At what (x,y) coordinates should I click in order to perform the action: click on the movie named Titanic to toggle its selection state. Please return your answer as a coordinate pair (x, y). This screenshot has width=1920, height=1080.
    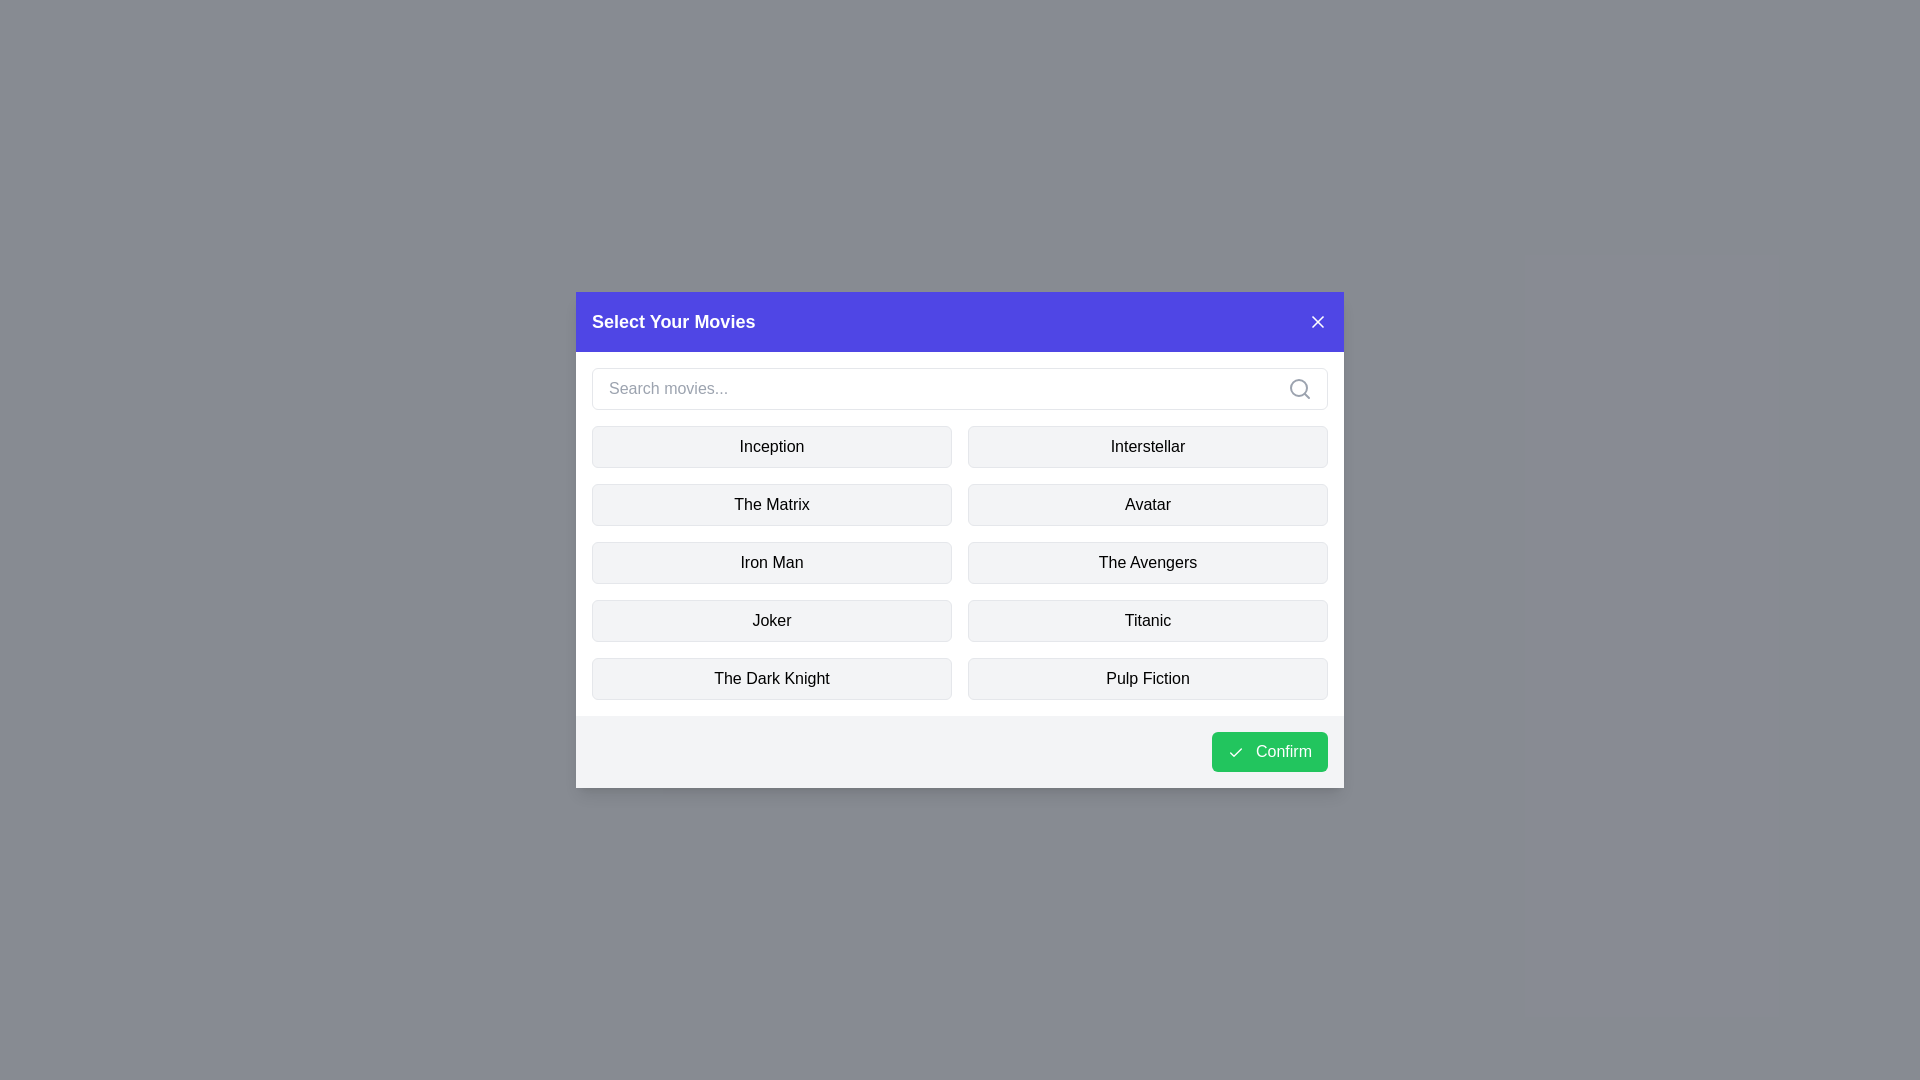
    Looking at the image, I should click on (1147, 620).